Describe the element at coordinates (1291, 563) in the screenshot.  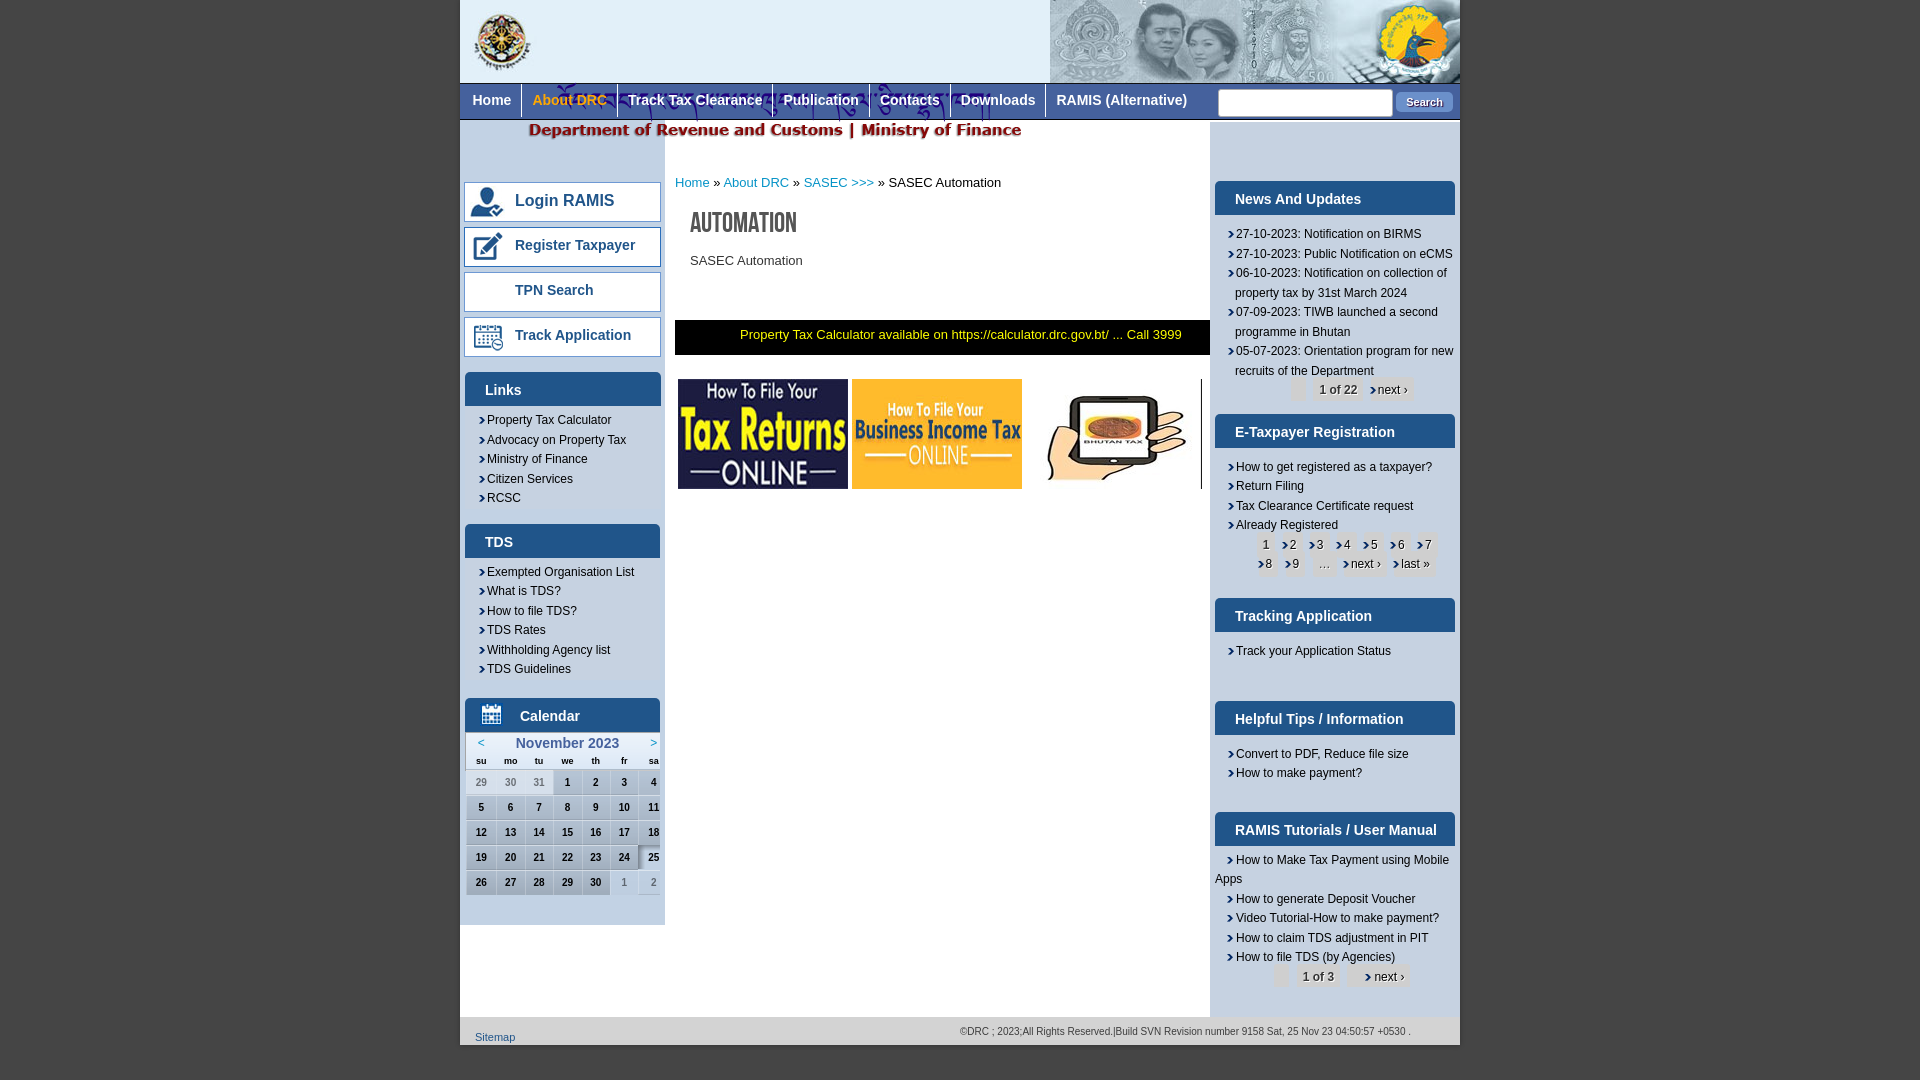
I see `'9'` at that location.